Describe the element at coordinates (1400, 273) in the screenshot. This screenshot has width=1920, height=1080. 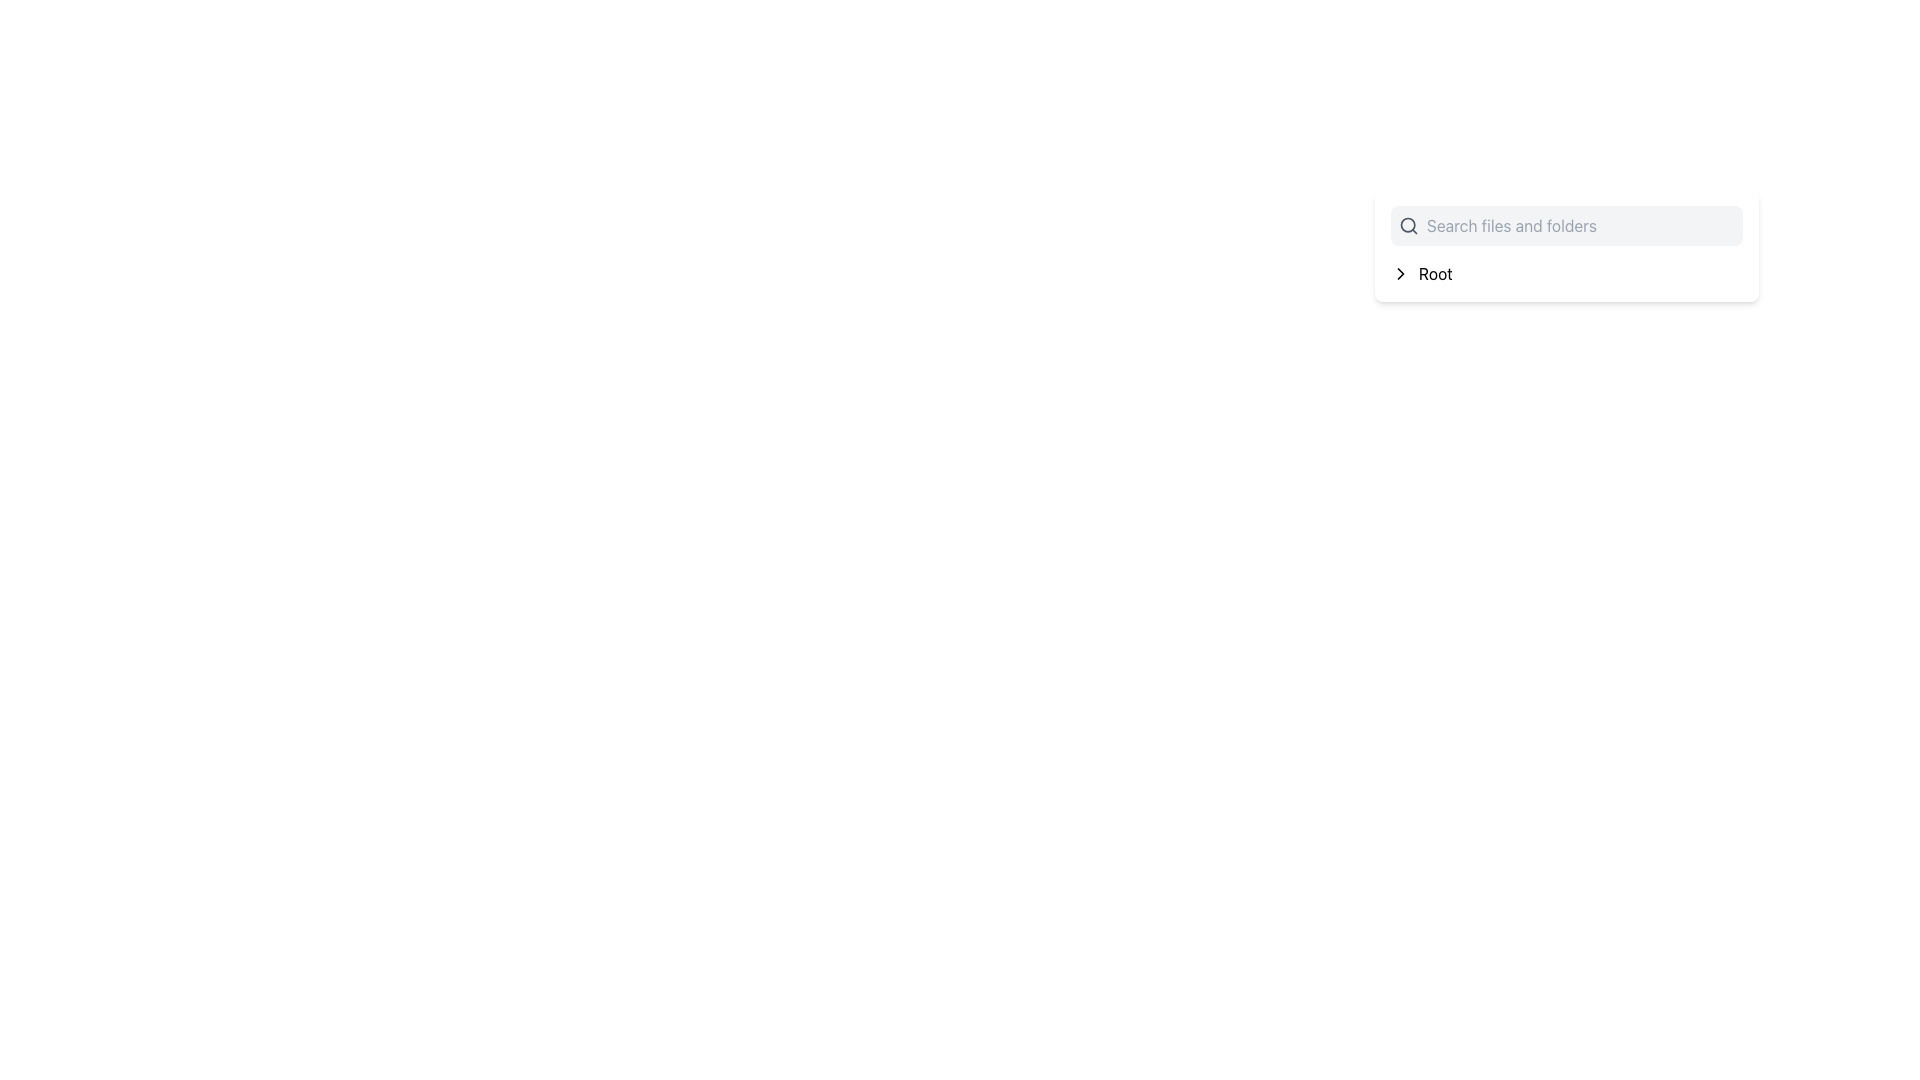
I see `the chevron arrow icon adjacent to the 'Root' text label` at that location.